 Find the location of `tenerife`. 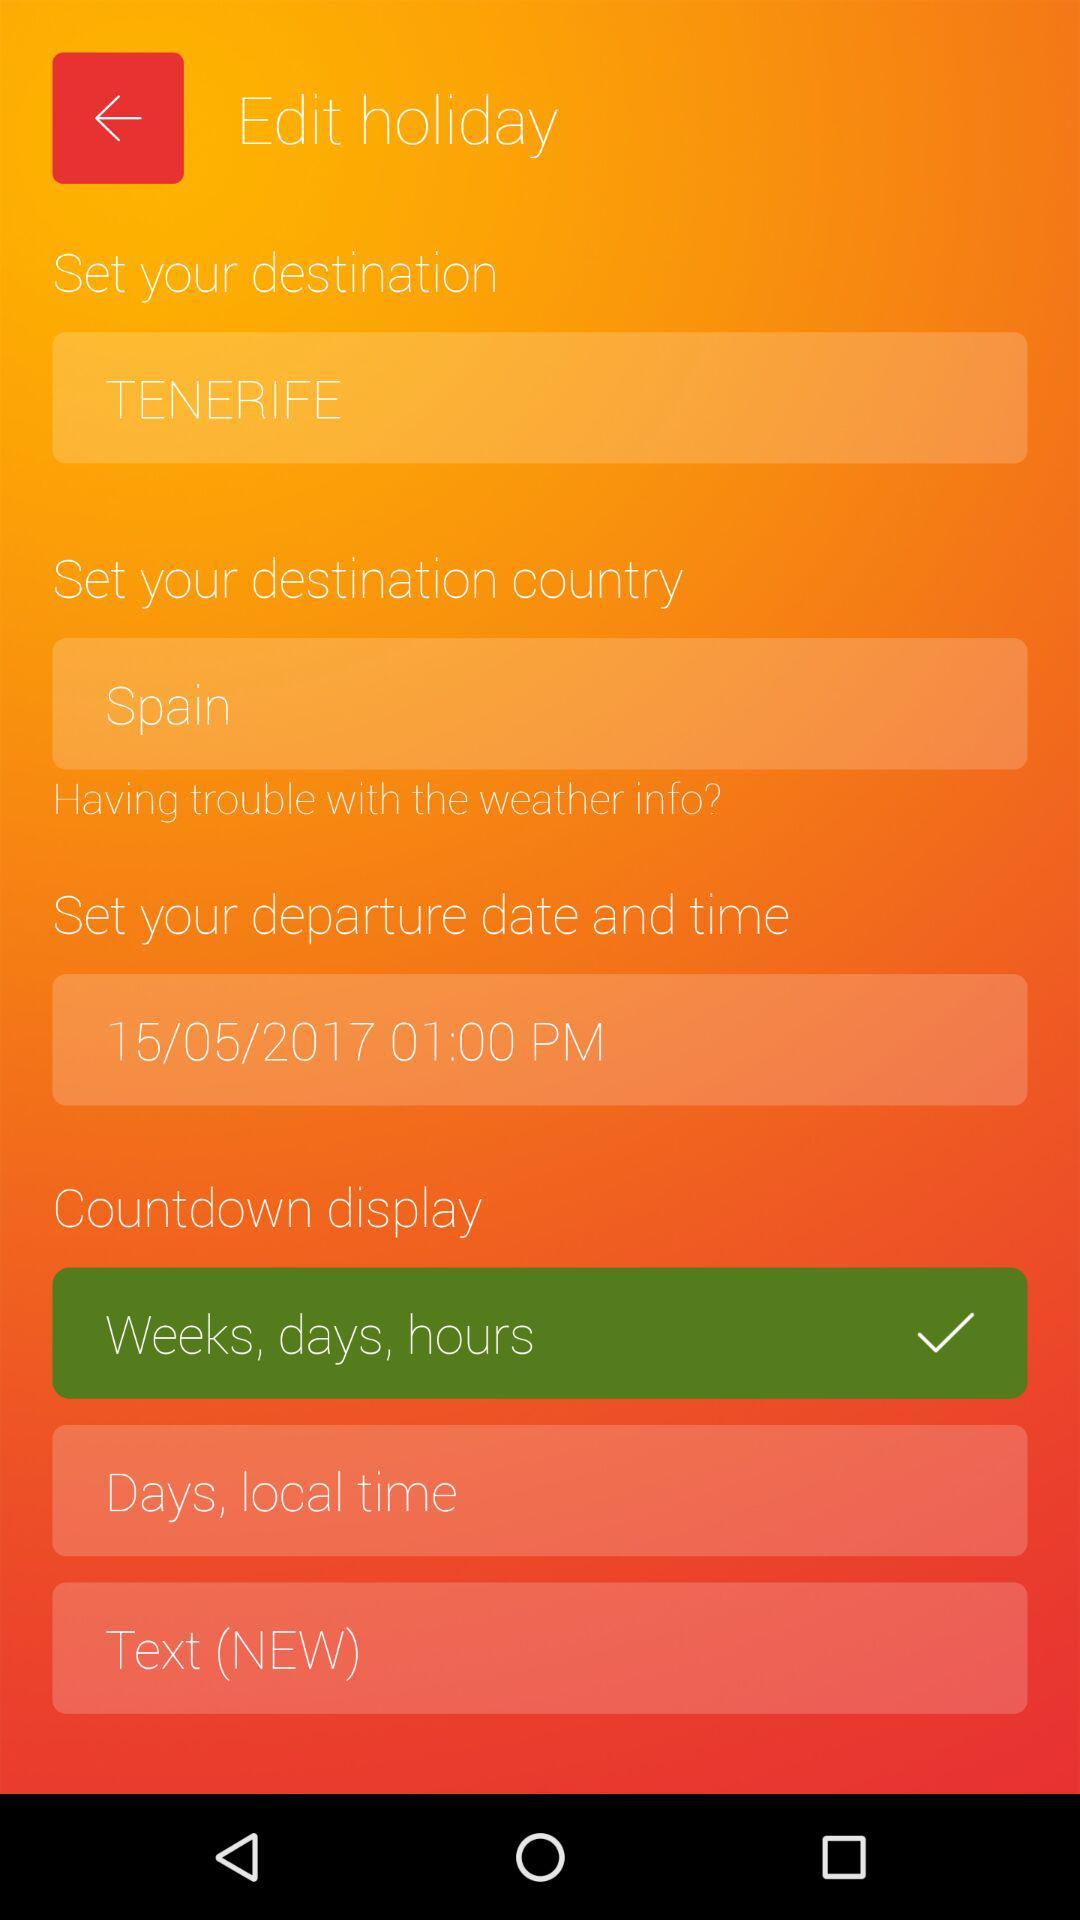

tenerife is located at coordinates (540, 397).